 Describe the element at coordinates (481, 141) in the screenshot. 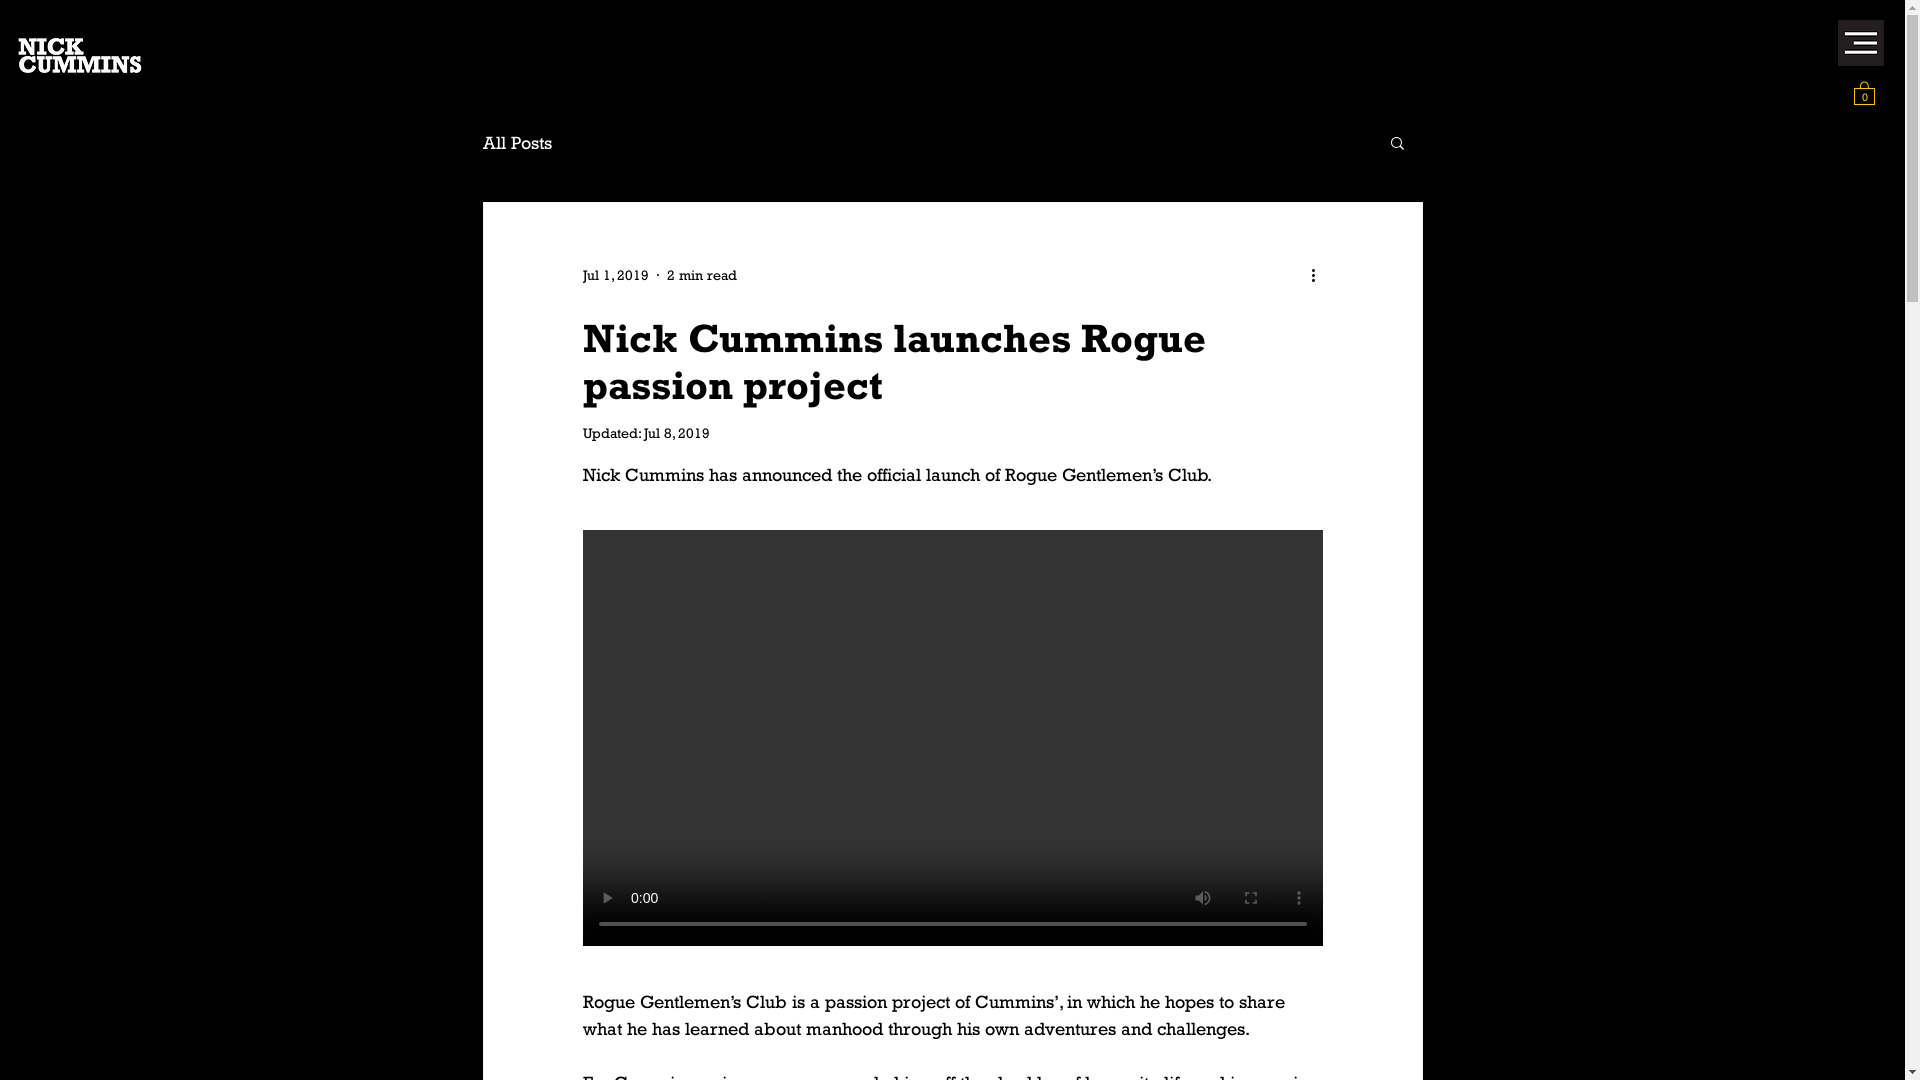

I see `'All Posts'` at that location.